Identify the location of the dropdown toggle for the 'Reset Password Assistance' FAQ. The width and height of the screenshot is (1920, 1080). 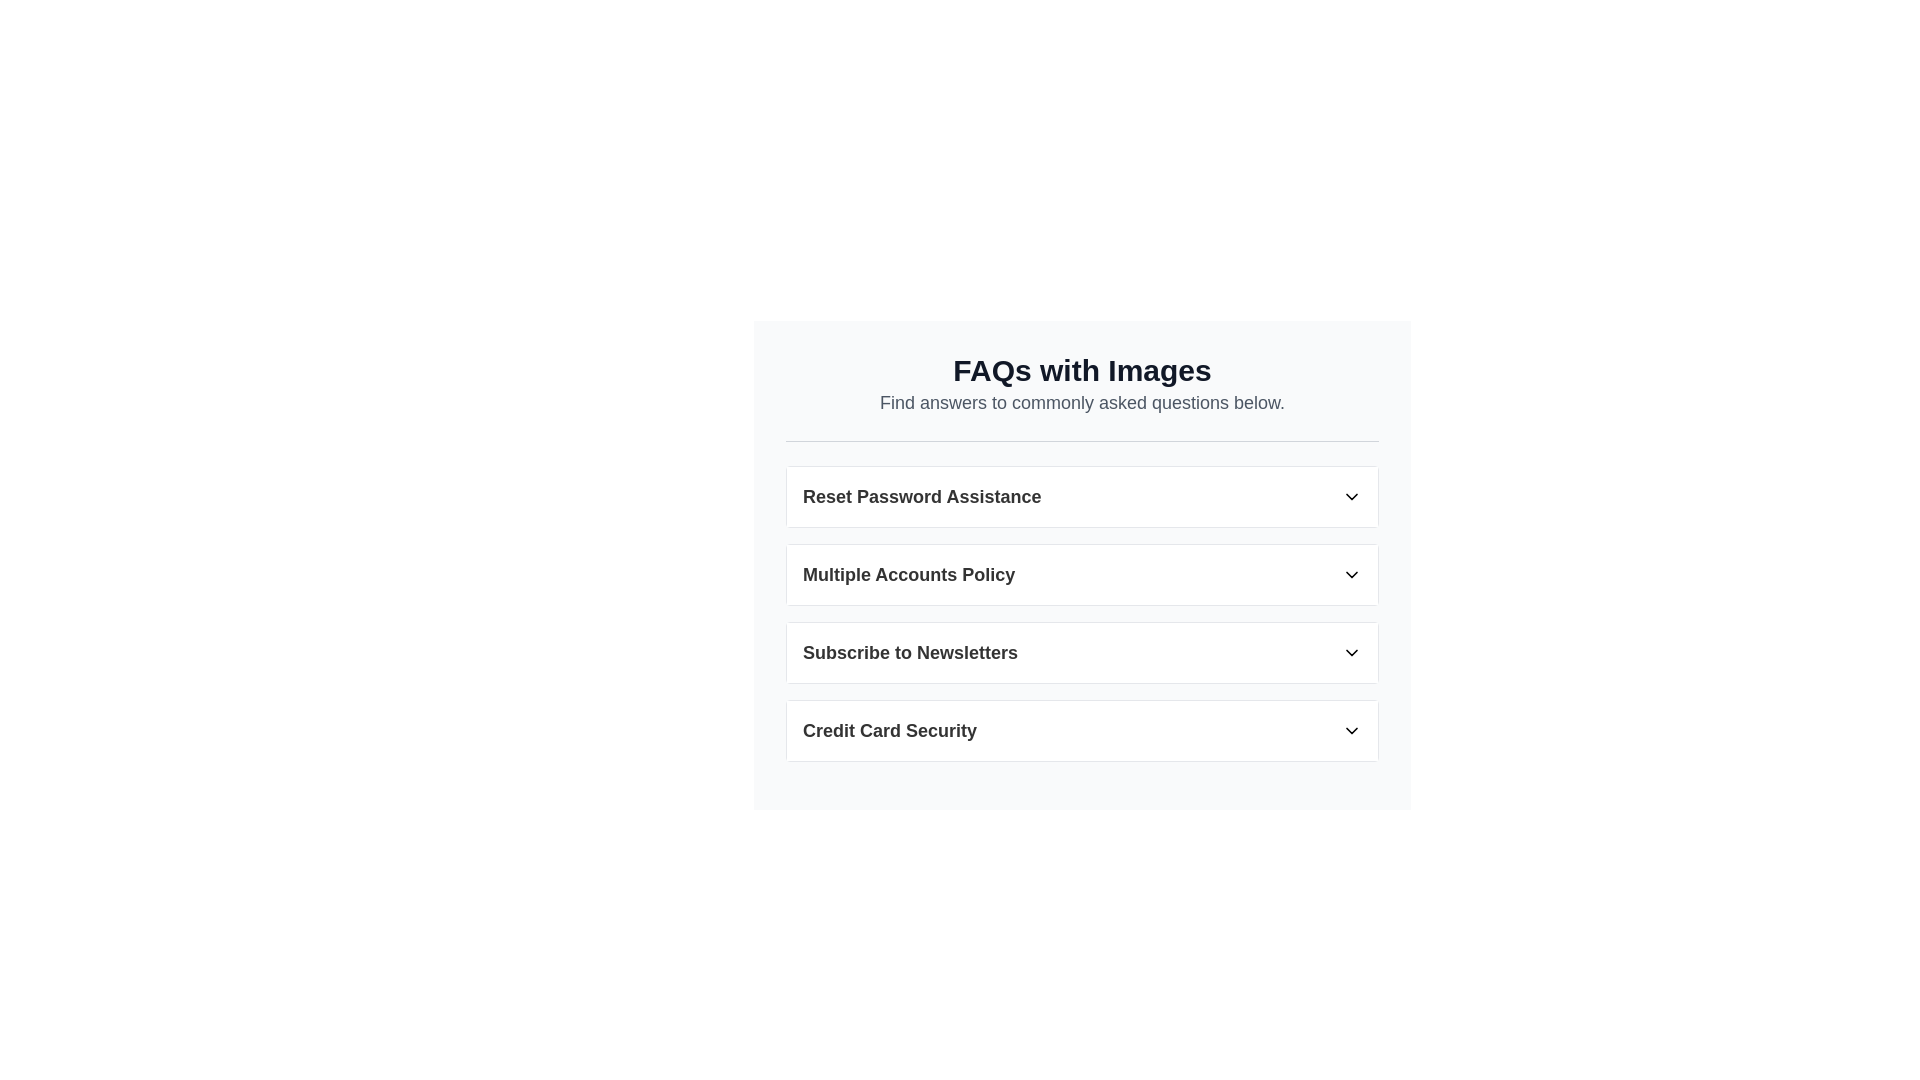
(1081, 496).